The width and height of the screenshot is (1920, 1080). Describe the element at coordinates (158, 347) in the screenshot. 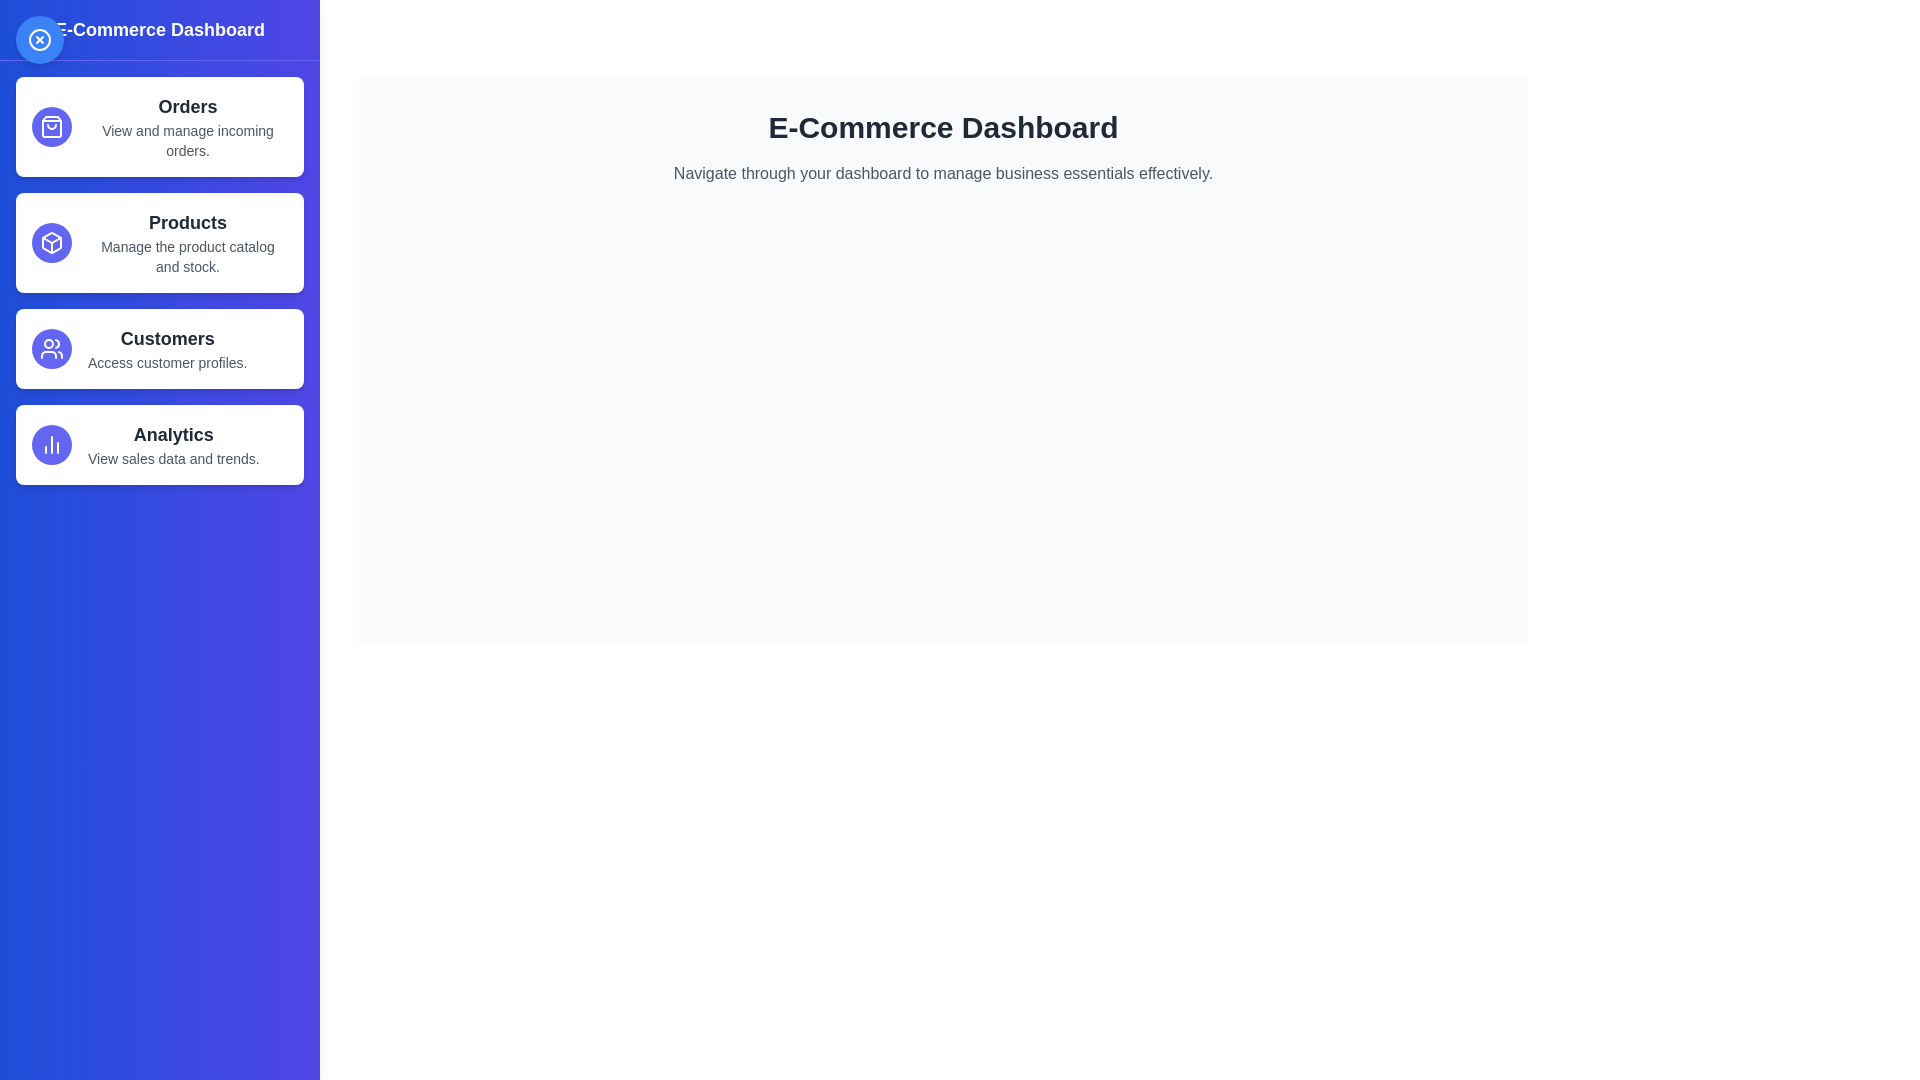

I see `the menu item labeled Customers` at that location.